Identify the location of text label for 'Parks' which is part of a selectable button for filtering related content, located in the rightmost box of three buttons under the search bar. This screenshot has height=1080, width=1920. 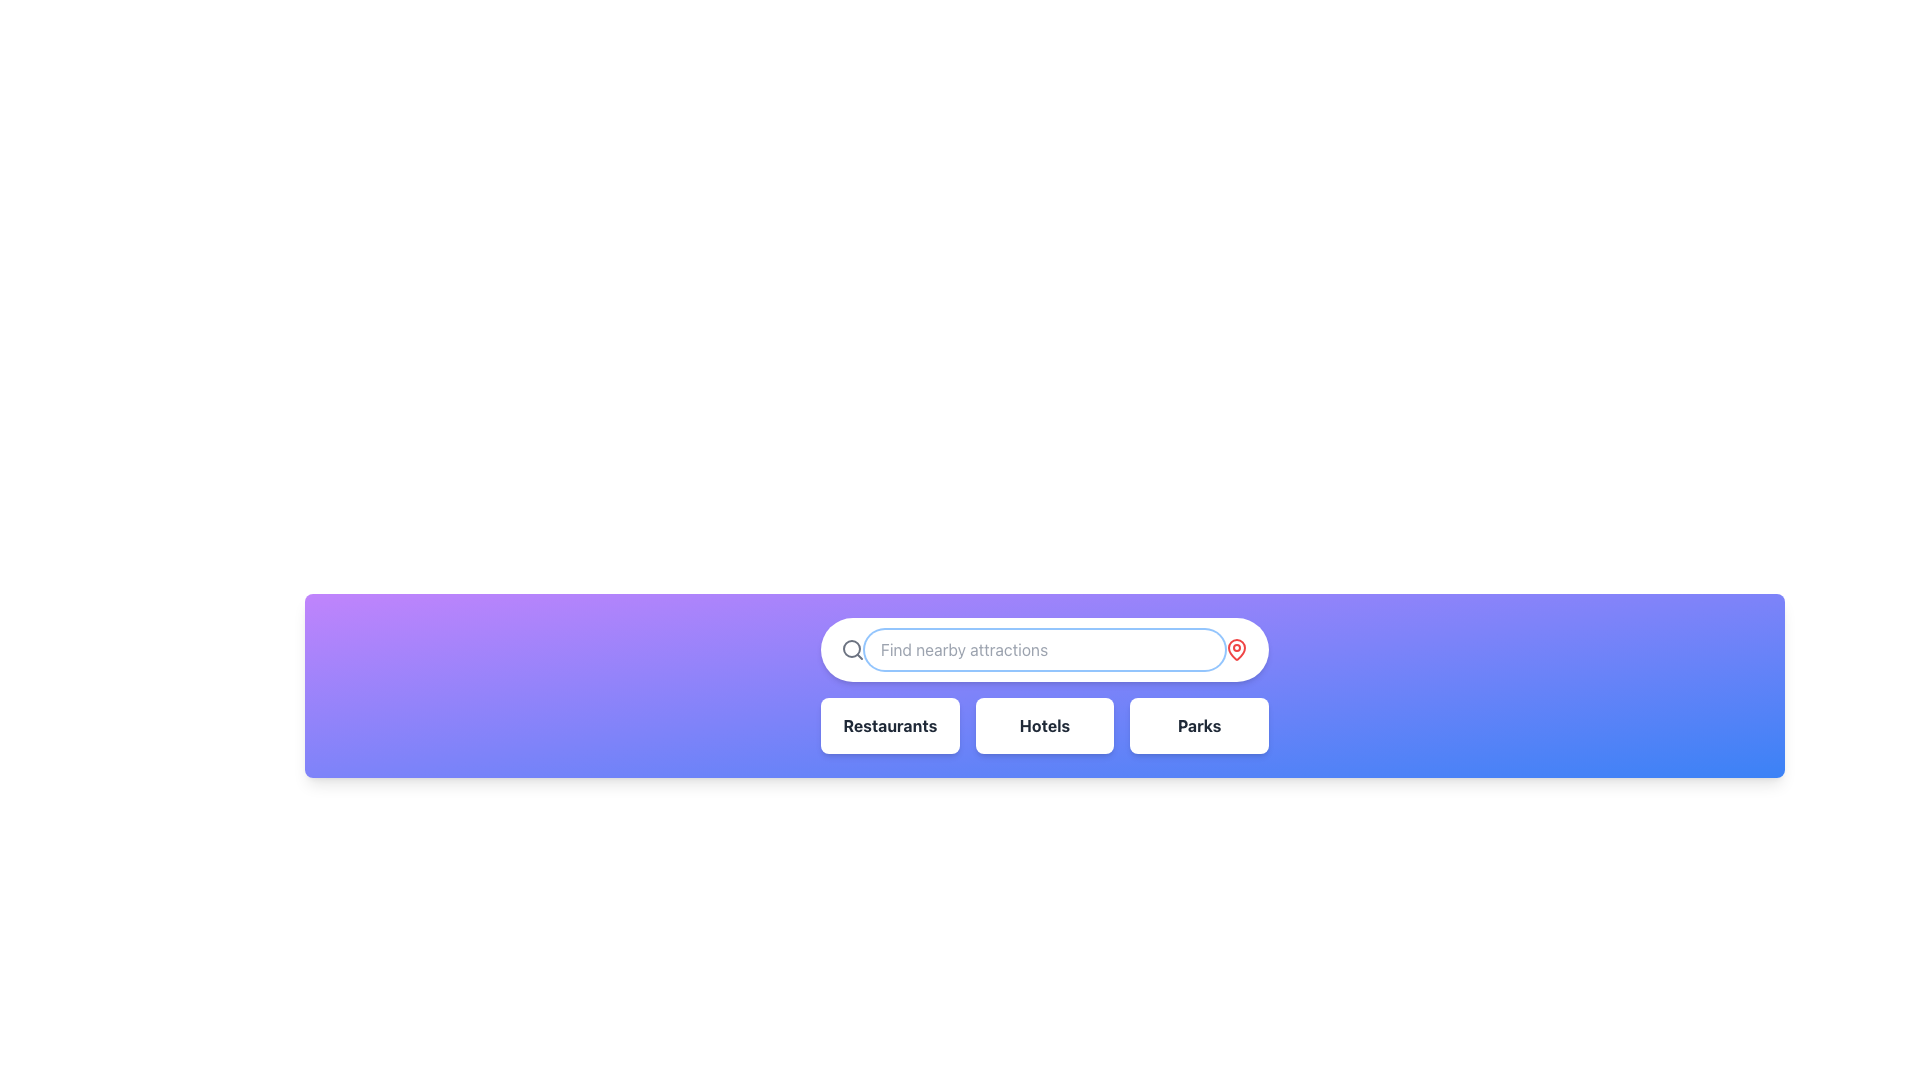
(1199, 725).